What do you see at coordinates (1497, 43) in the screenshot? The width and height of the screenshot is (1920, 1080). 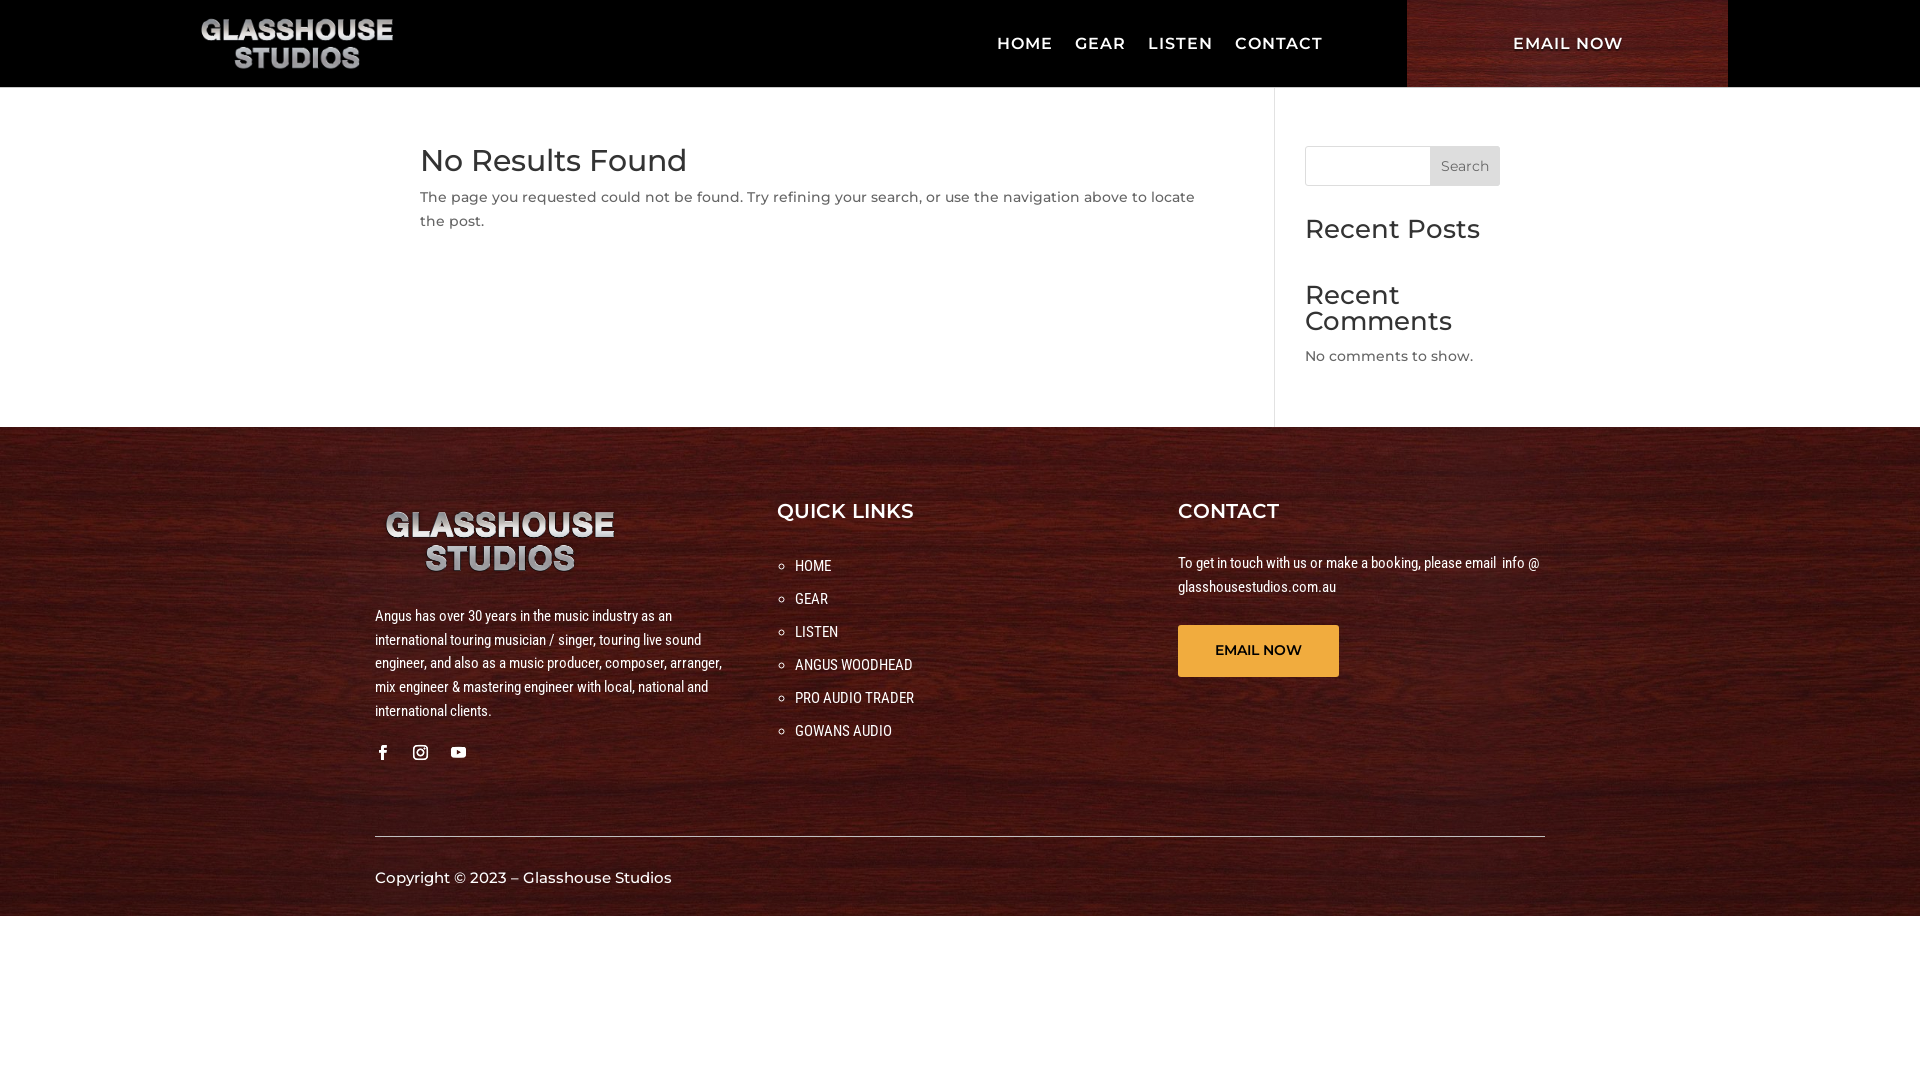 I see `'EMAIL NOW'` at bounding box center [1497, 43].